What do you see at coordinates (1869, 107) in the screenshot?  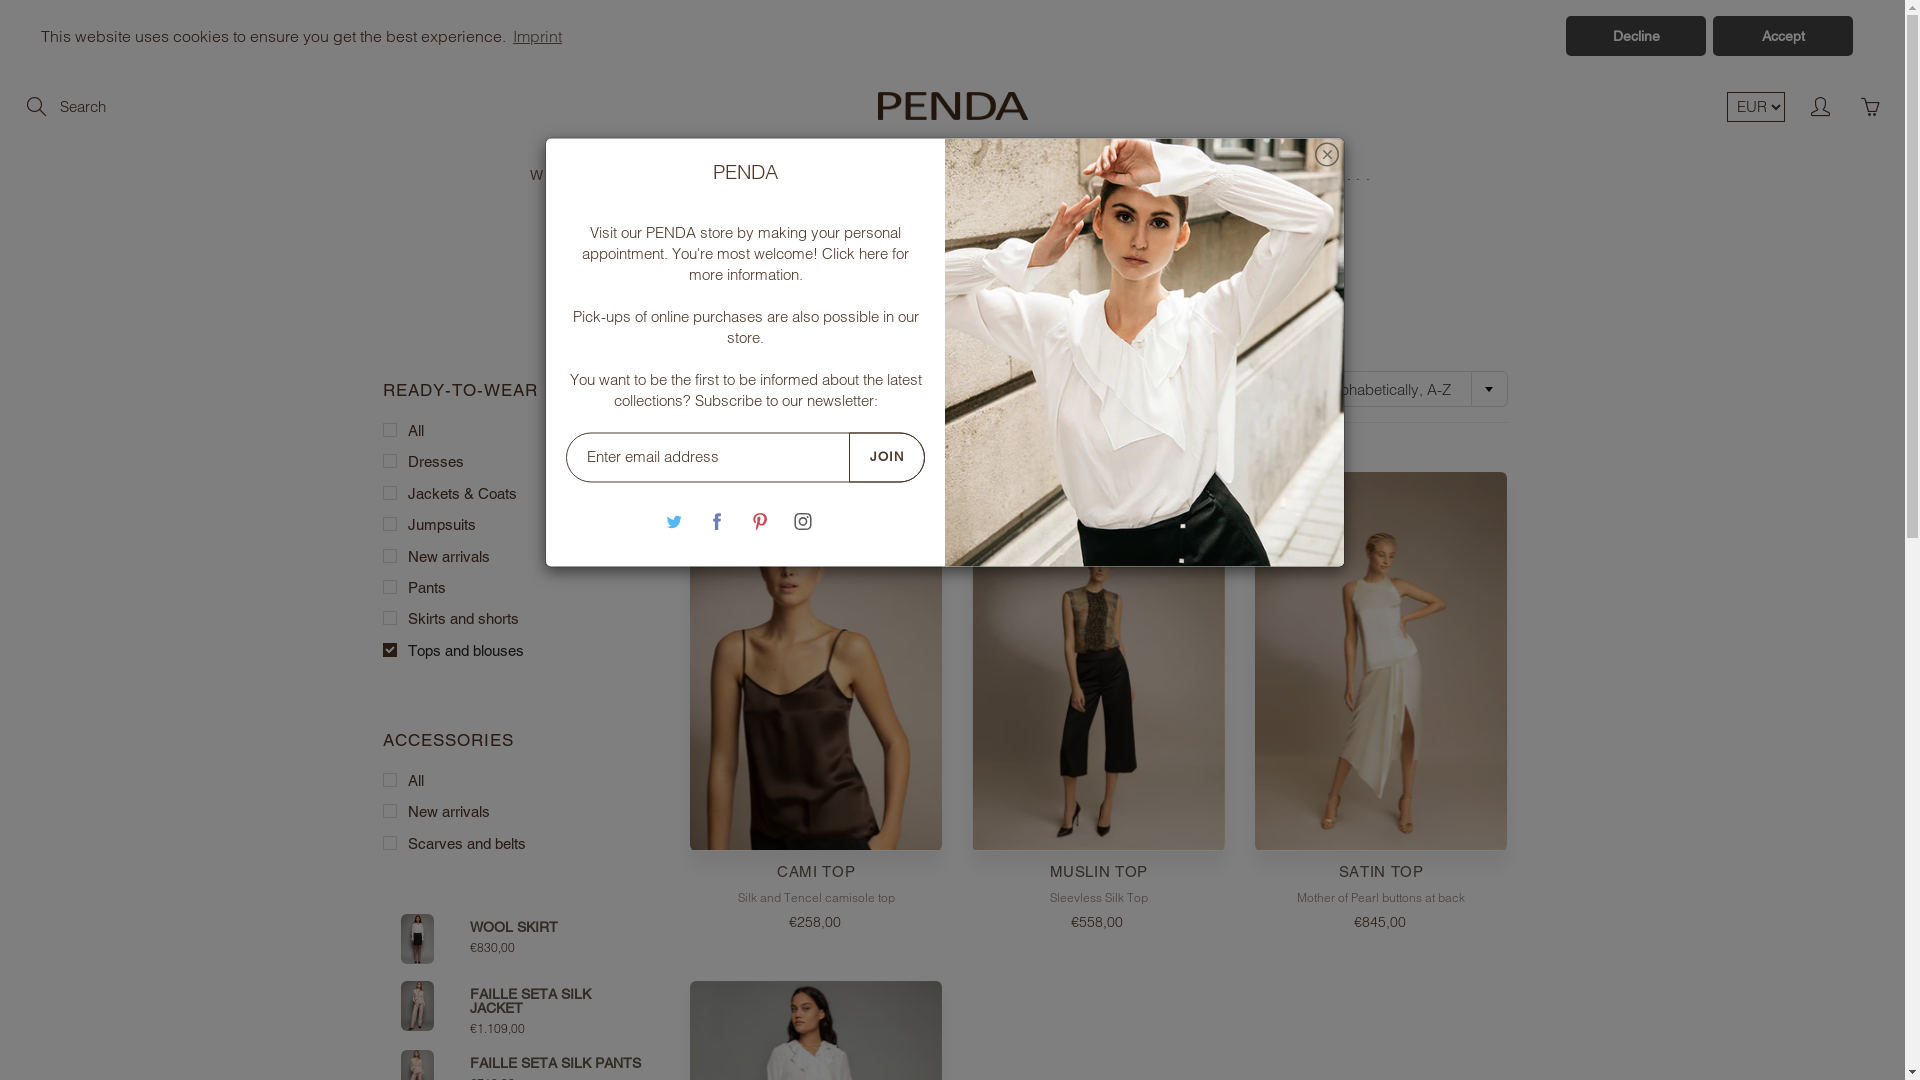 I see `'You have 0 items in your cart'` at bounding box center [1869, 107].